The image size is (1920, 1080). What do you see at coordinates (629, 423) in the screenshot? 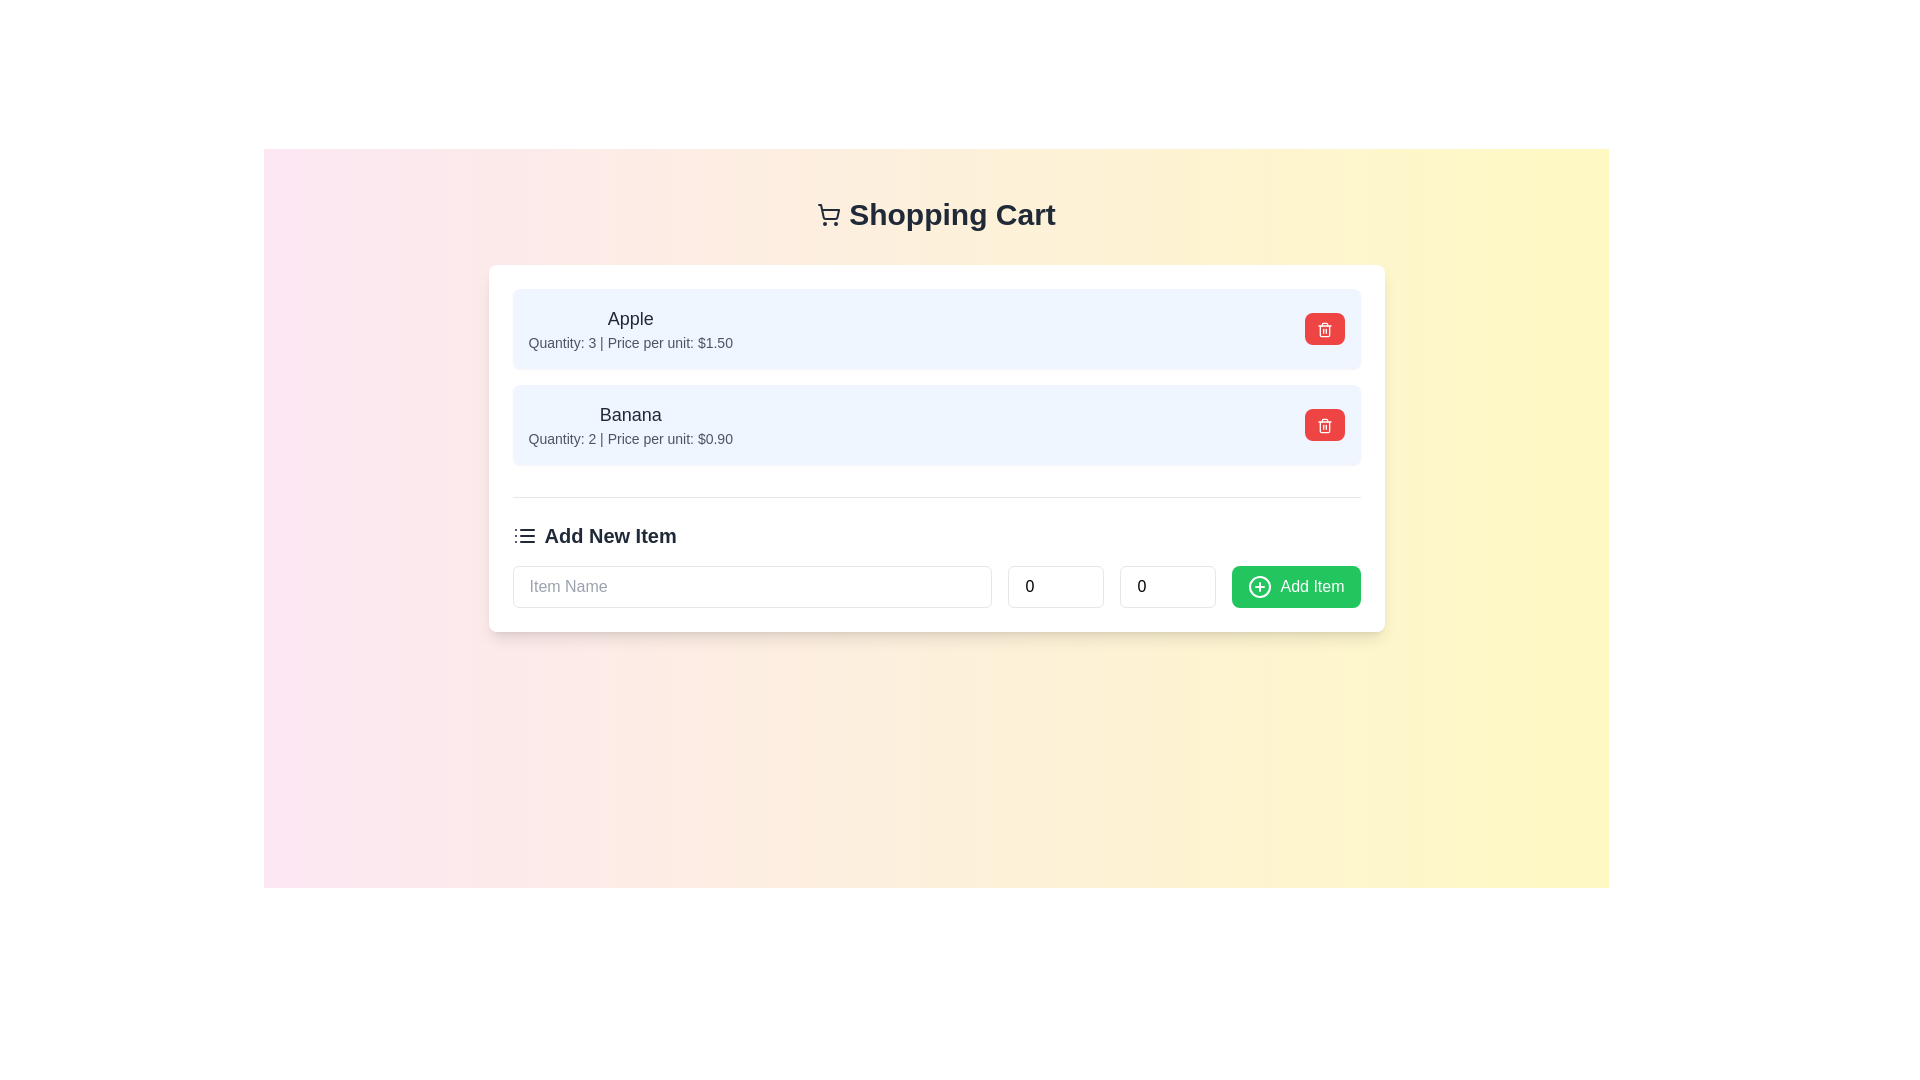
I see `the Text display component that shows the item name 'Banana' along with its quantity and price per unit` at bounding box center [629, 423].